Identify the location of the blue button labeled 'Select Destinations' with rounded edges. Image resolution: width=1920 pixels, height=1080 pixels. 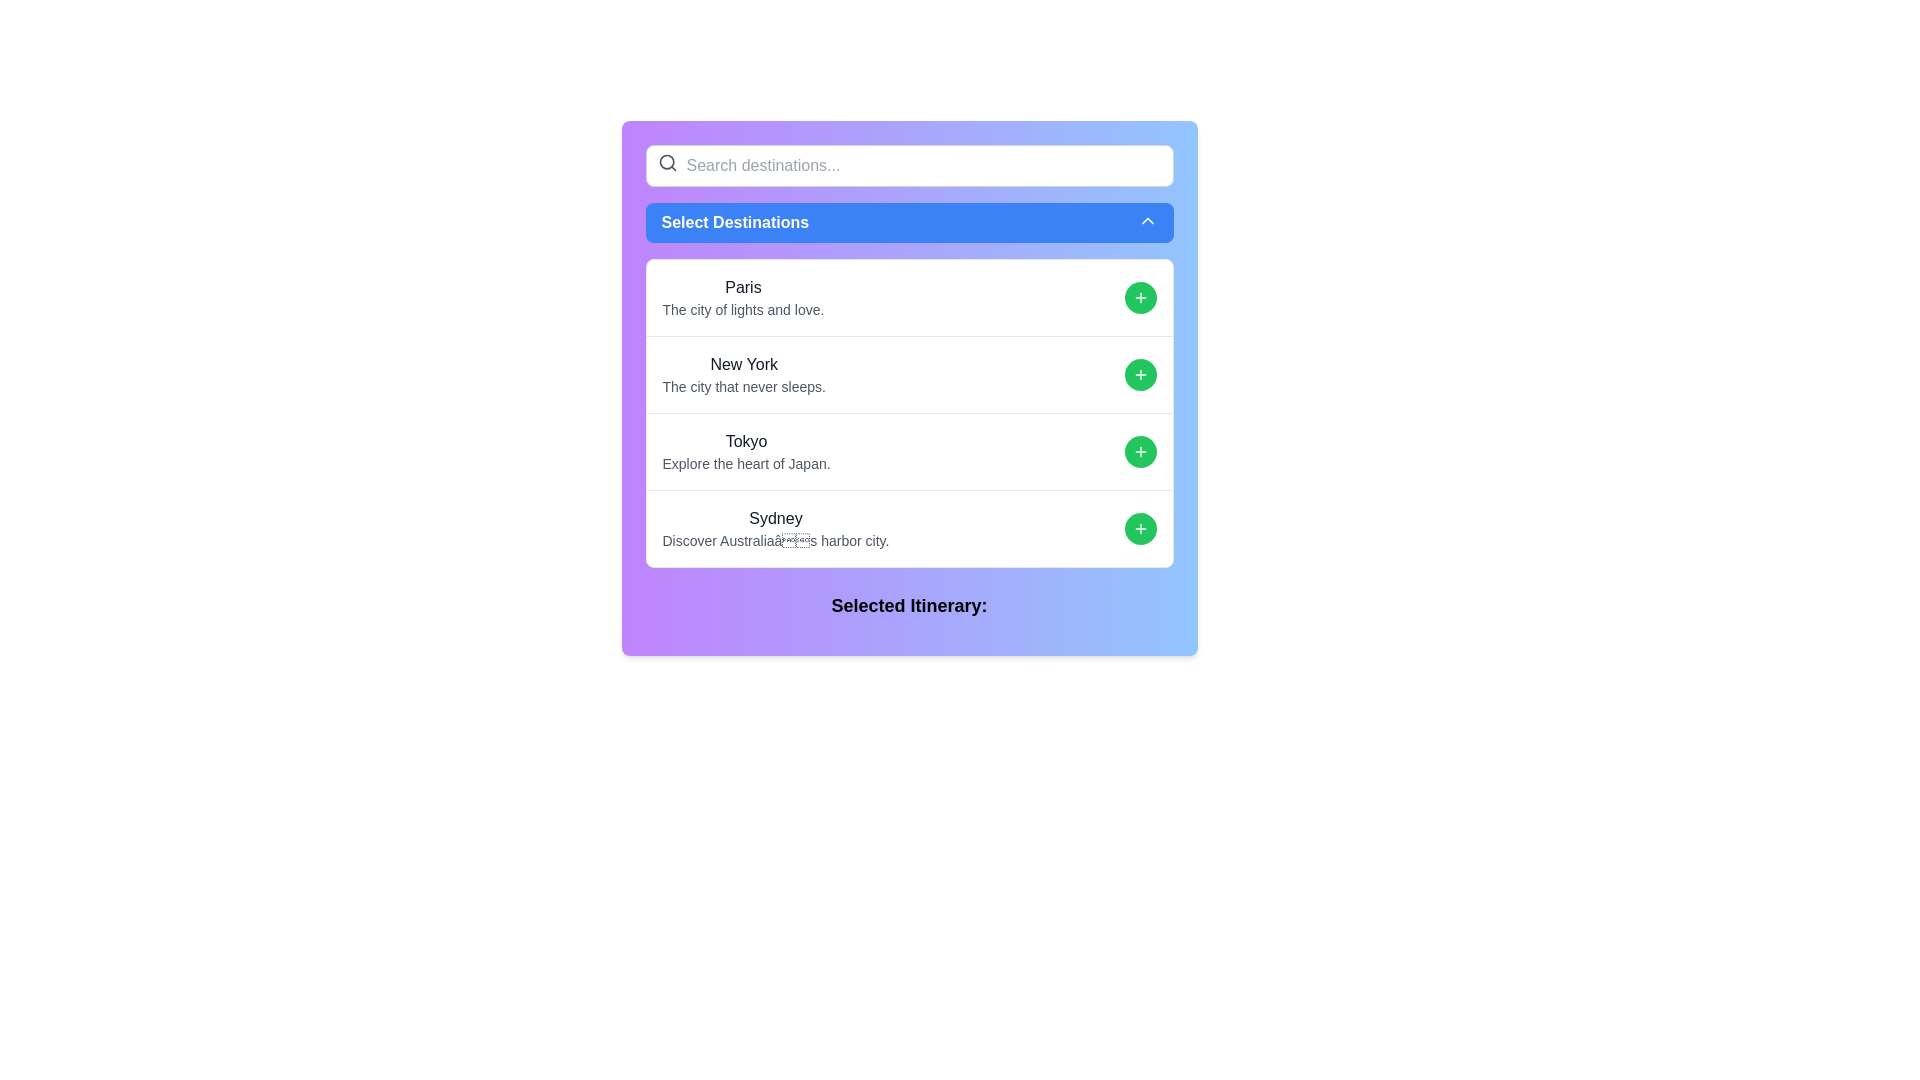
(908, 223).